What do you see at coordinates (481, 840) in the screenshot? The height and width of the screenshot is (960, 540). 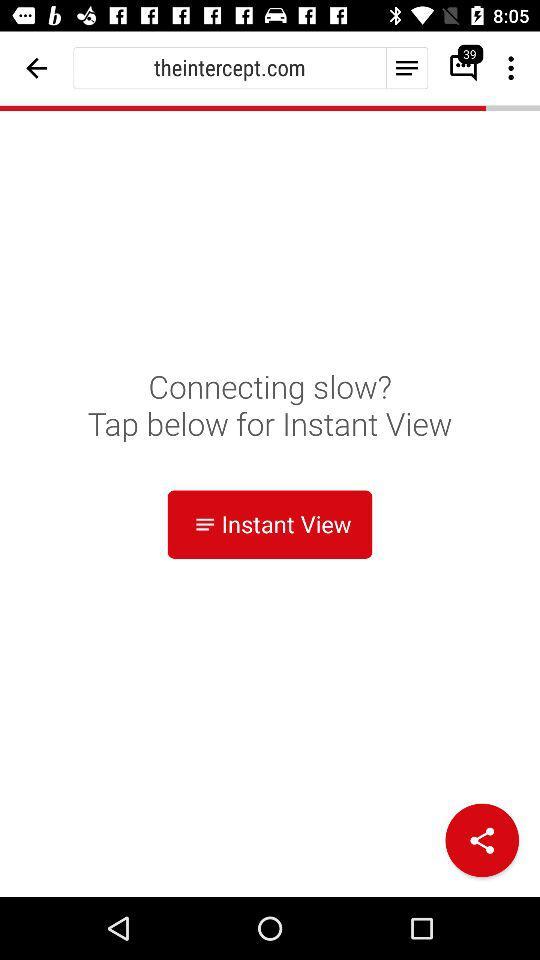 I see `tap the share button` at bounding box center [481, 840].